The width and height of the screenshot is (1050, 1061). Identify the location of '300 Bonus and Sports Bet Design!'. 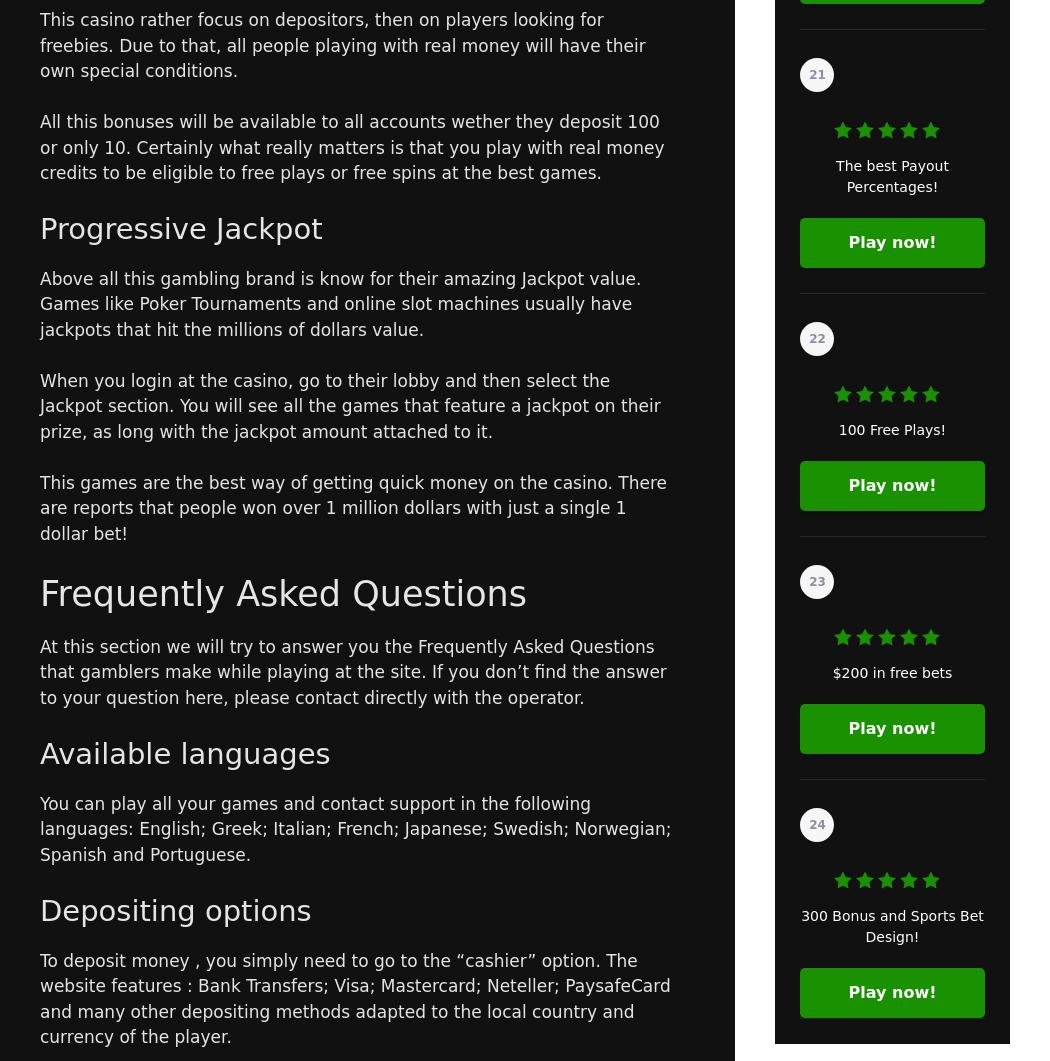
(890, 925).